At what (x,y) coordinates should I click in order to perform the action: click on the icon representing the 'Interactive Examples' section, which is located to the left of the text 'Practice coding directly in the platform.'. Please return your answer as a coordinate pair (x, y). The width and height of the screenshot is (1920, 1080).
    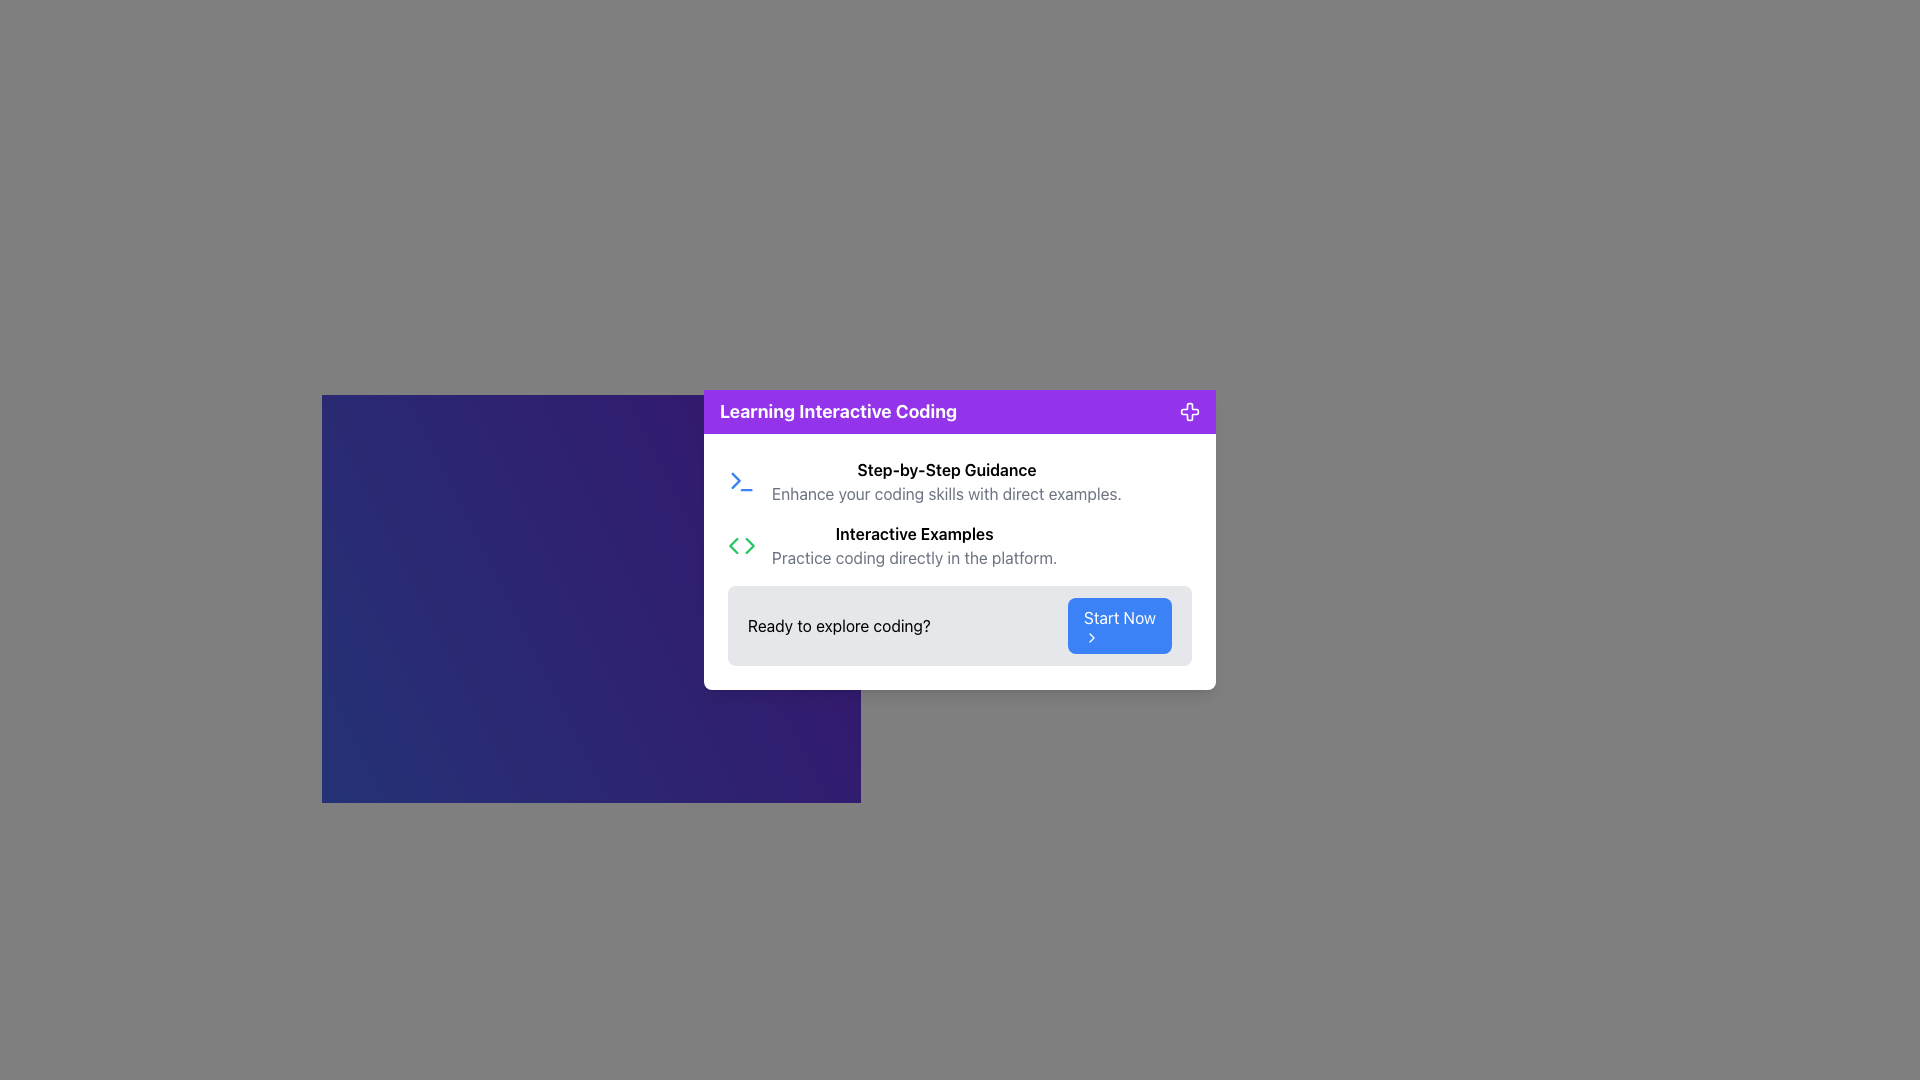
    Looking at the image, I should click on (741, 546).